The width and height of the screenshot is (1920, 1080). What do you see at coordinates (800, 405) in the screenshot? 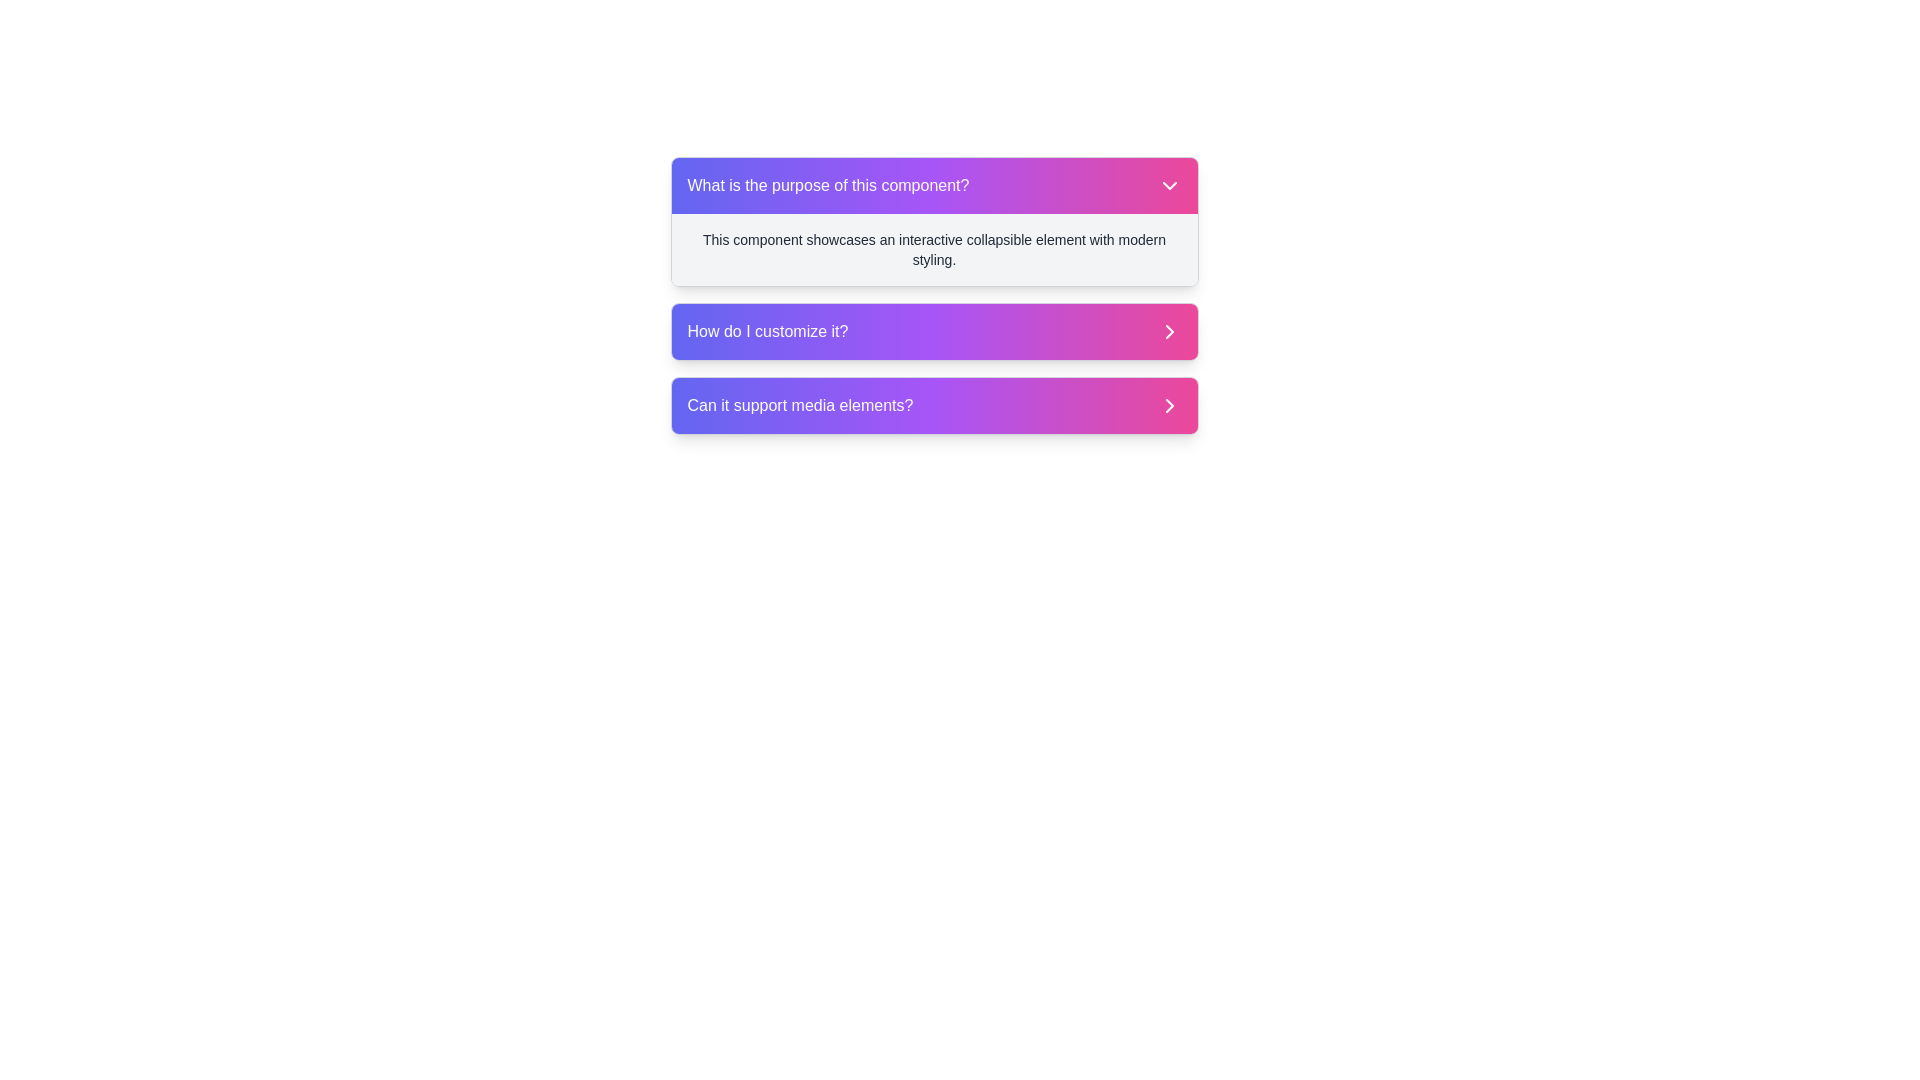
I see `the text element displaying the phrase 'Can it support media elements?' which is styled with white text on a gradient background, located in the bottom interactive segment below 'How do I customize it?'` at bounding box center [800, 405].